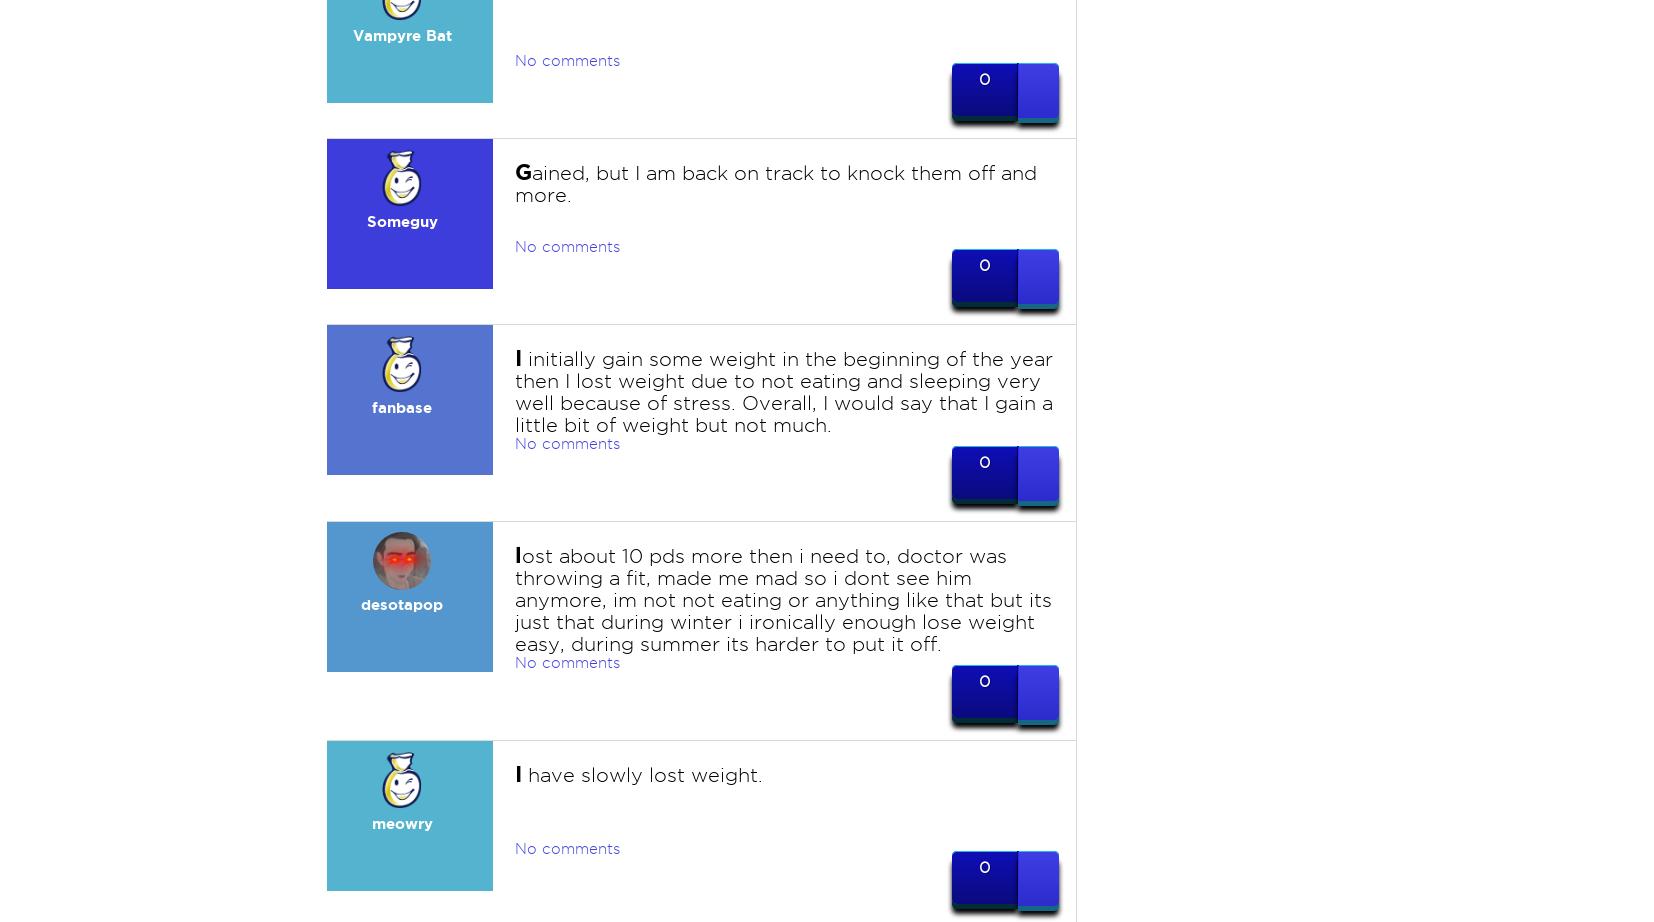  What do you see at coordinates (400, 221) in the screenshot?
I see `'Someguy'` at bounding box center [400, 221].